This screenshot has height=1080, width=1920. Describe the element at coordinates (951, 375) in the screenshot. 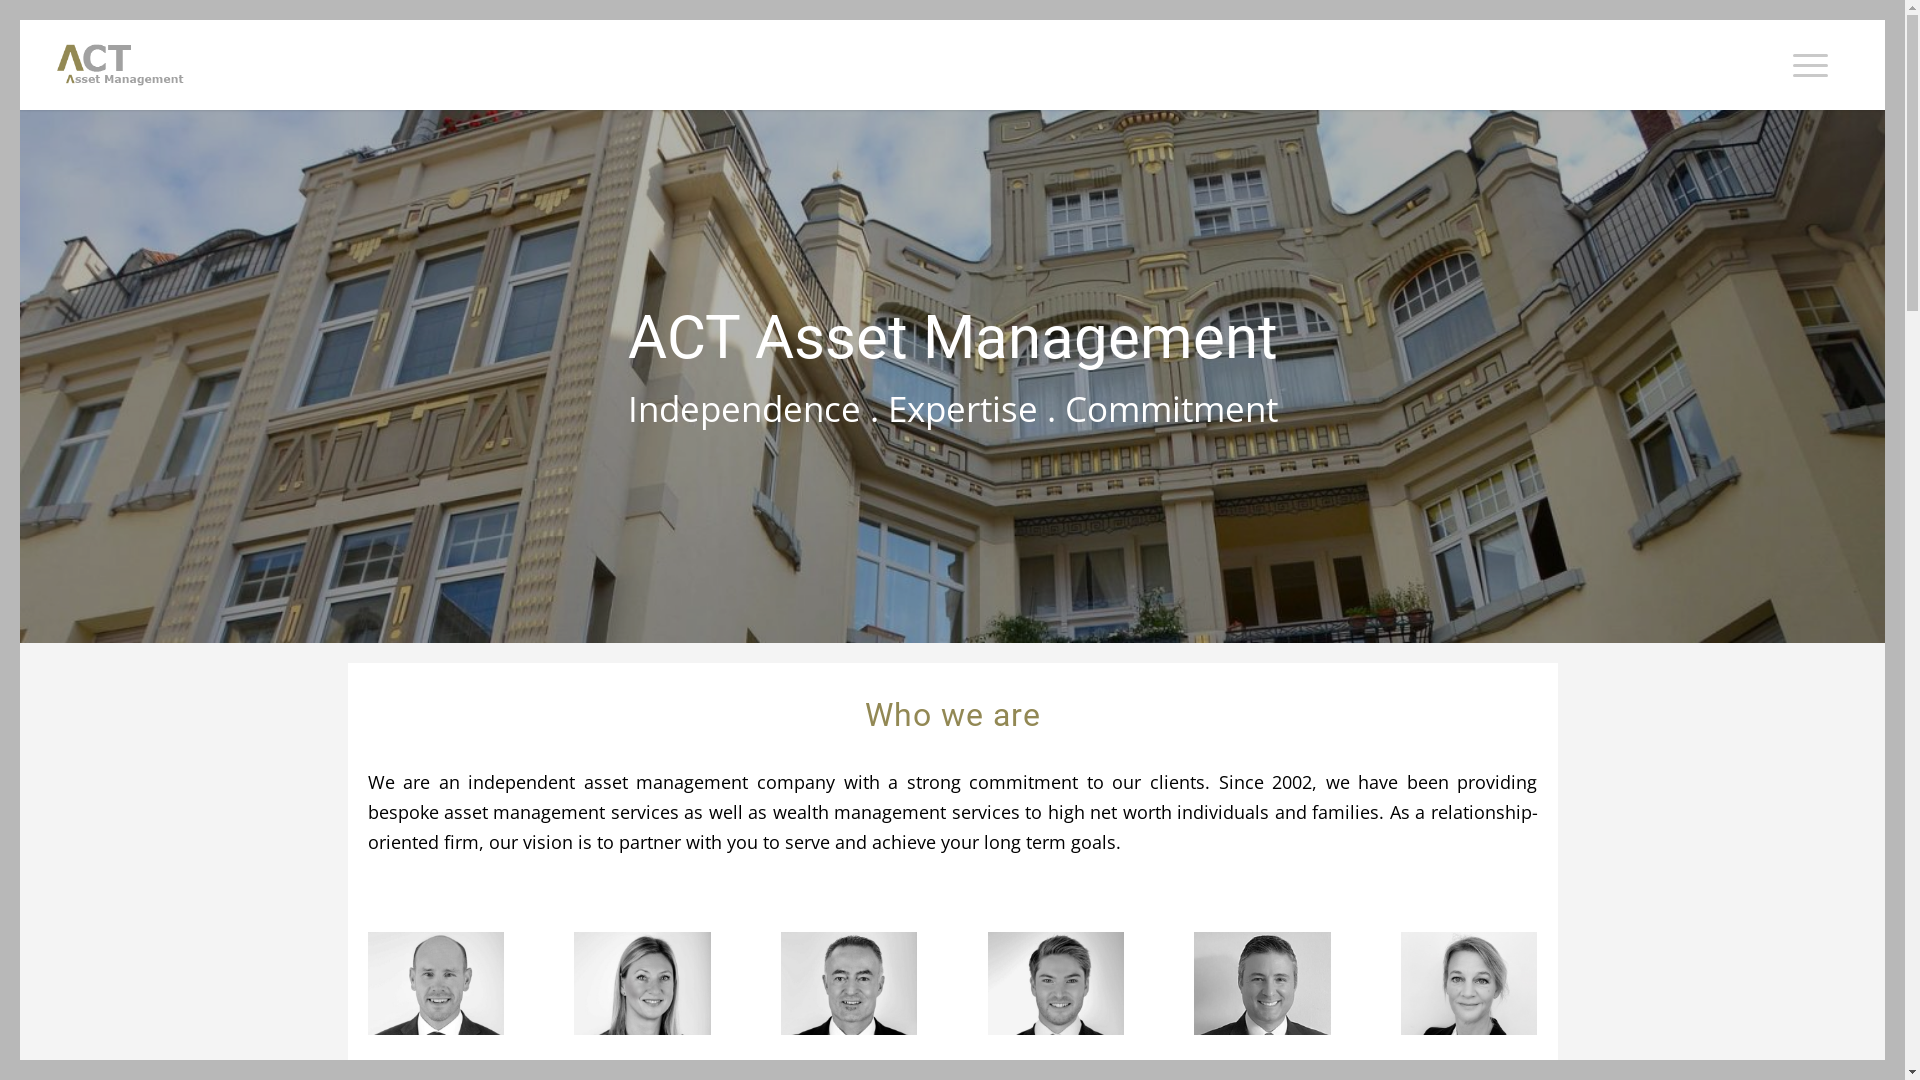

I see `'sterneby-bg'` at that location.